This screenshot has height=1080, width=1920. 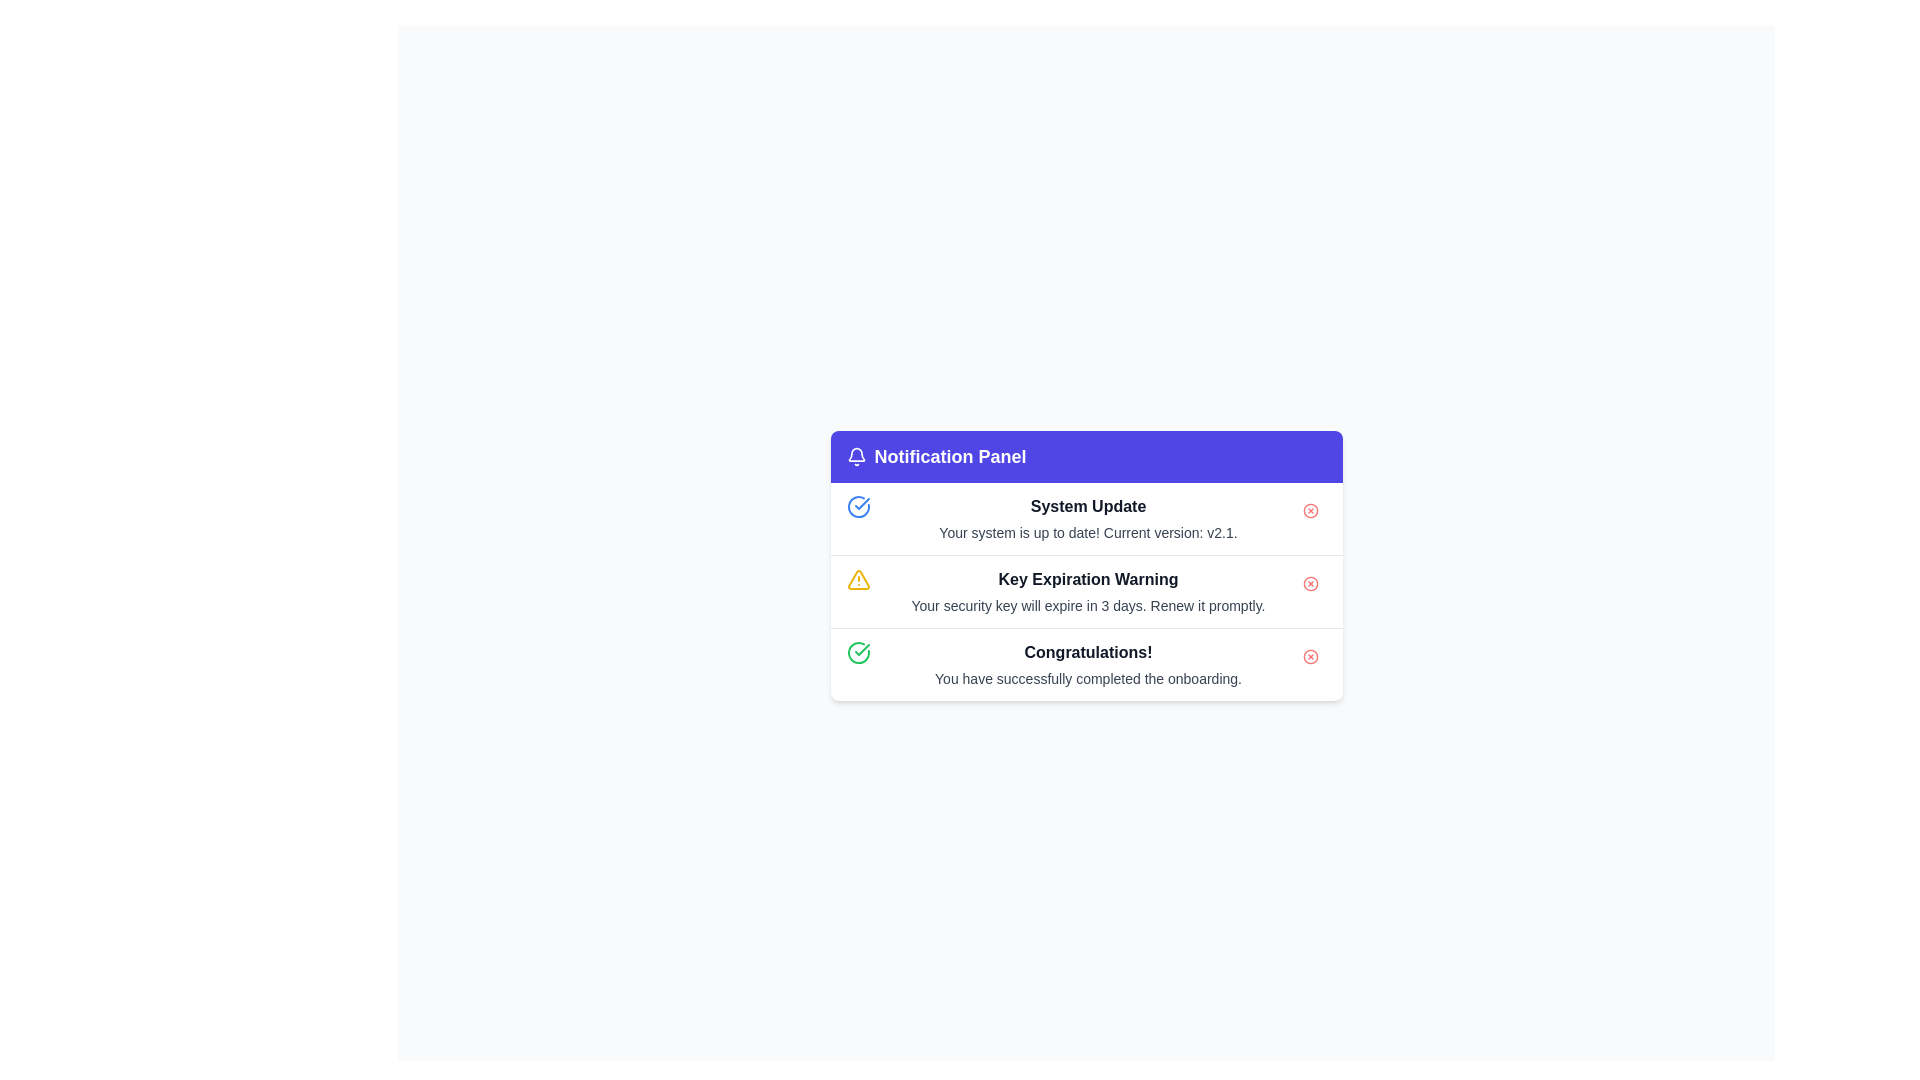 What do you see at coordinates (1087, 579) in the screenshot?
I see `the bold text label displaying 'Key Expiration Warning' that emphasizes its importance within the Notification Panel` at bounding box center [1087, 579].